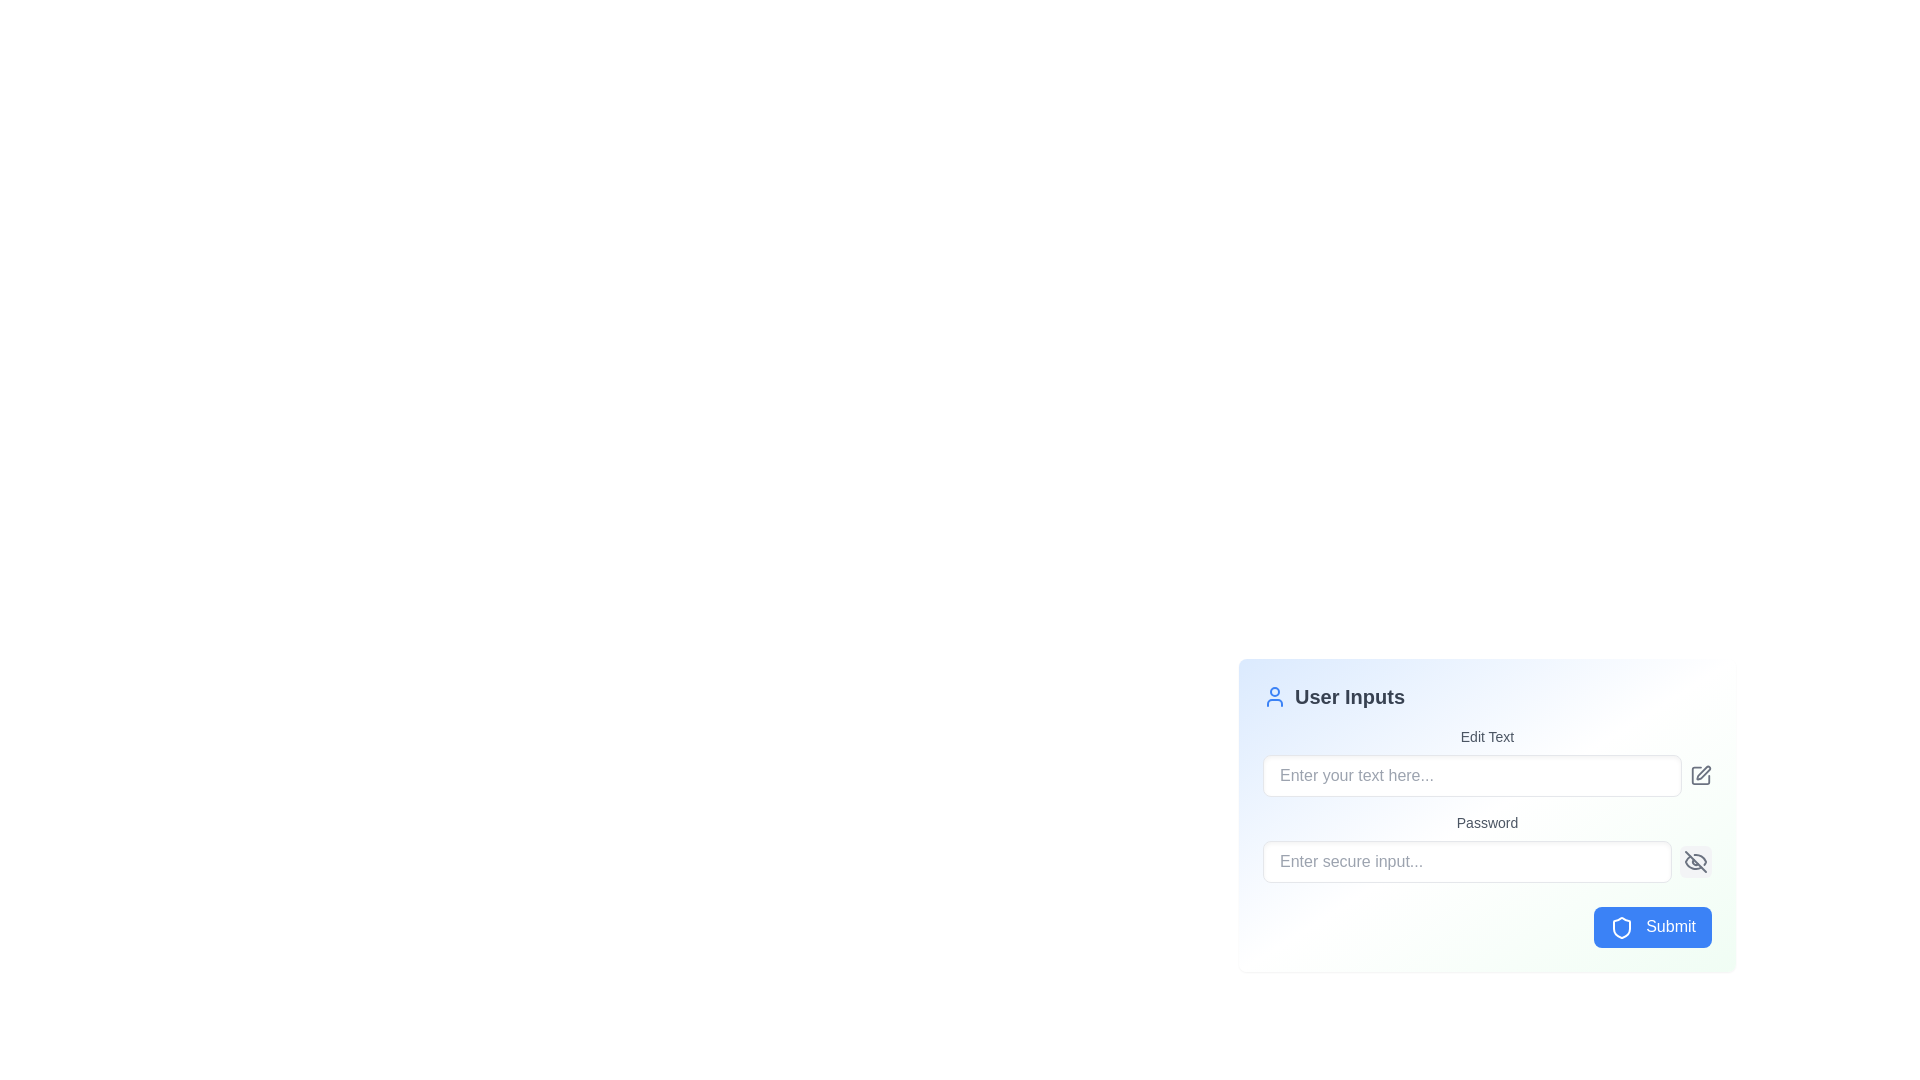 The height and width of the screenshot is (1080, 1920). What do you see at coordinates (1487, 736) in the screenshot?
I see `the label indicating the associated input field in the 'User Inputs' form, which is situated directly above the text input field labeled 'Enter your text here...'` at bounding box center [1487, 736].